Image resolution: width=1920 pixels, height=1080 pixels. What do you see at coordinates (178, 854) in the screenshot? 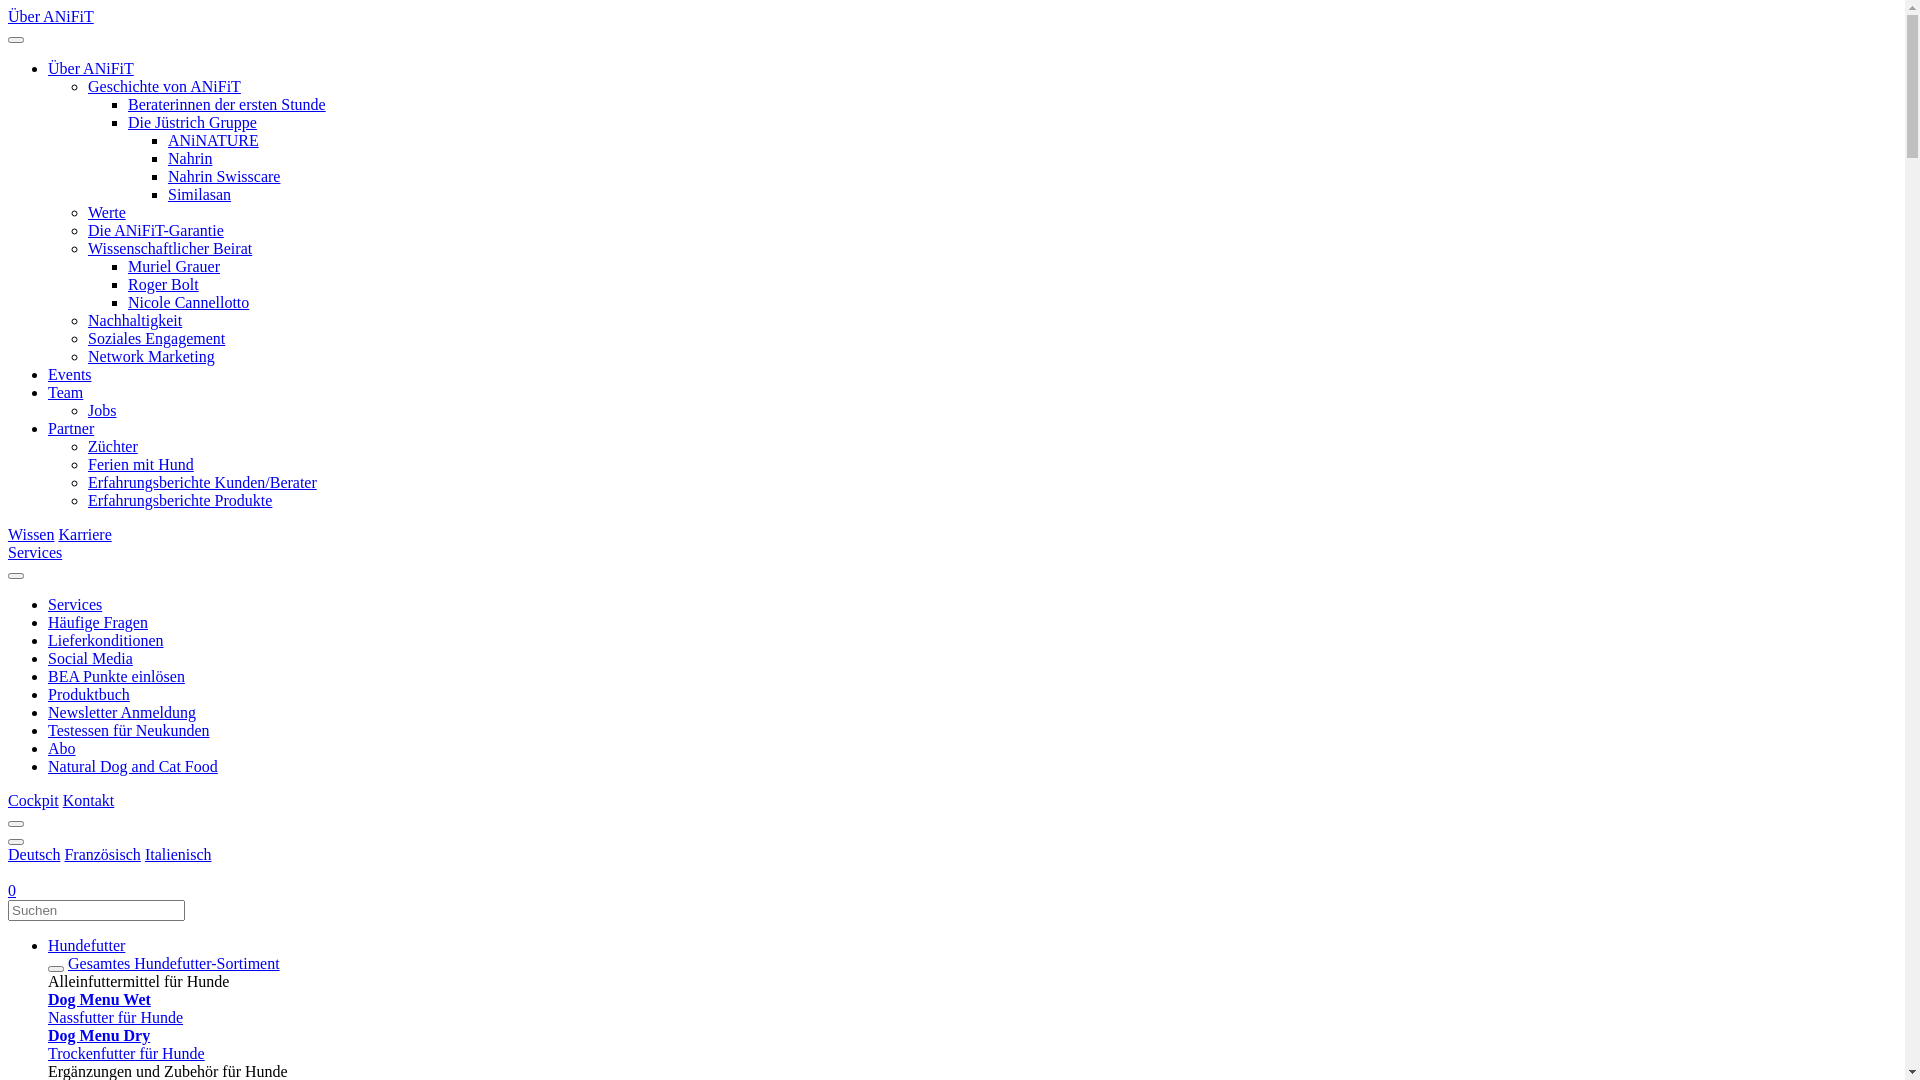
I see `'Italienisch'` at bounding box center [178, 854].